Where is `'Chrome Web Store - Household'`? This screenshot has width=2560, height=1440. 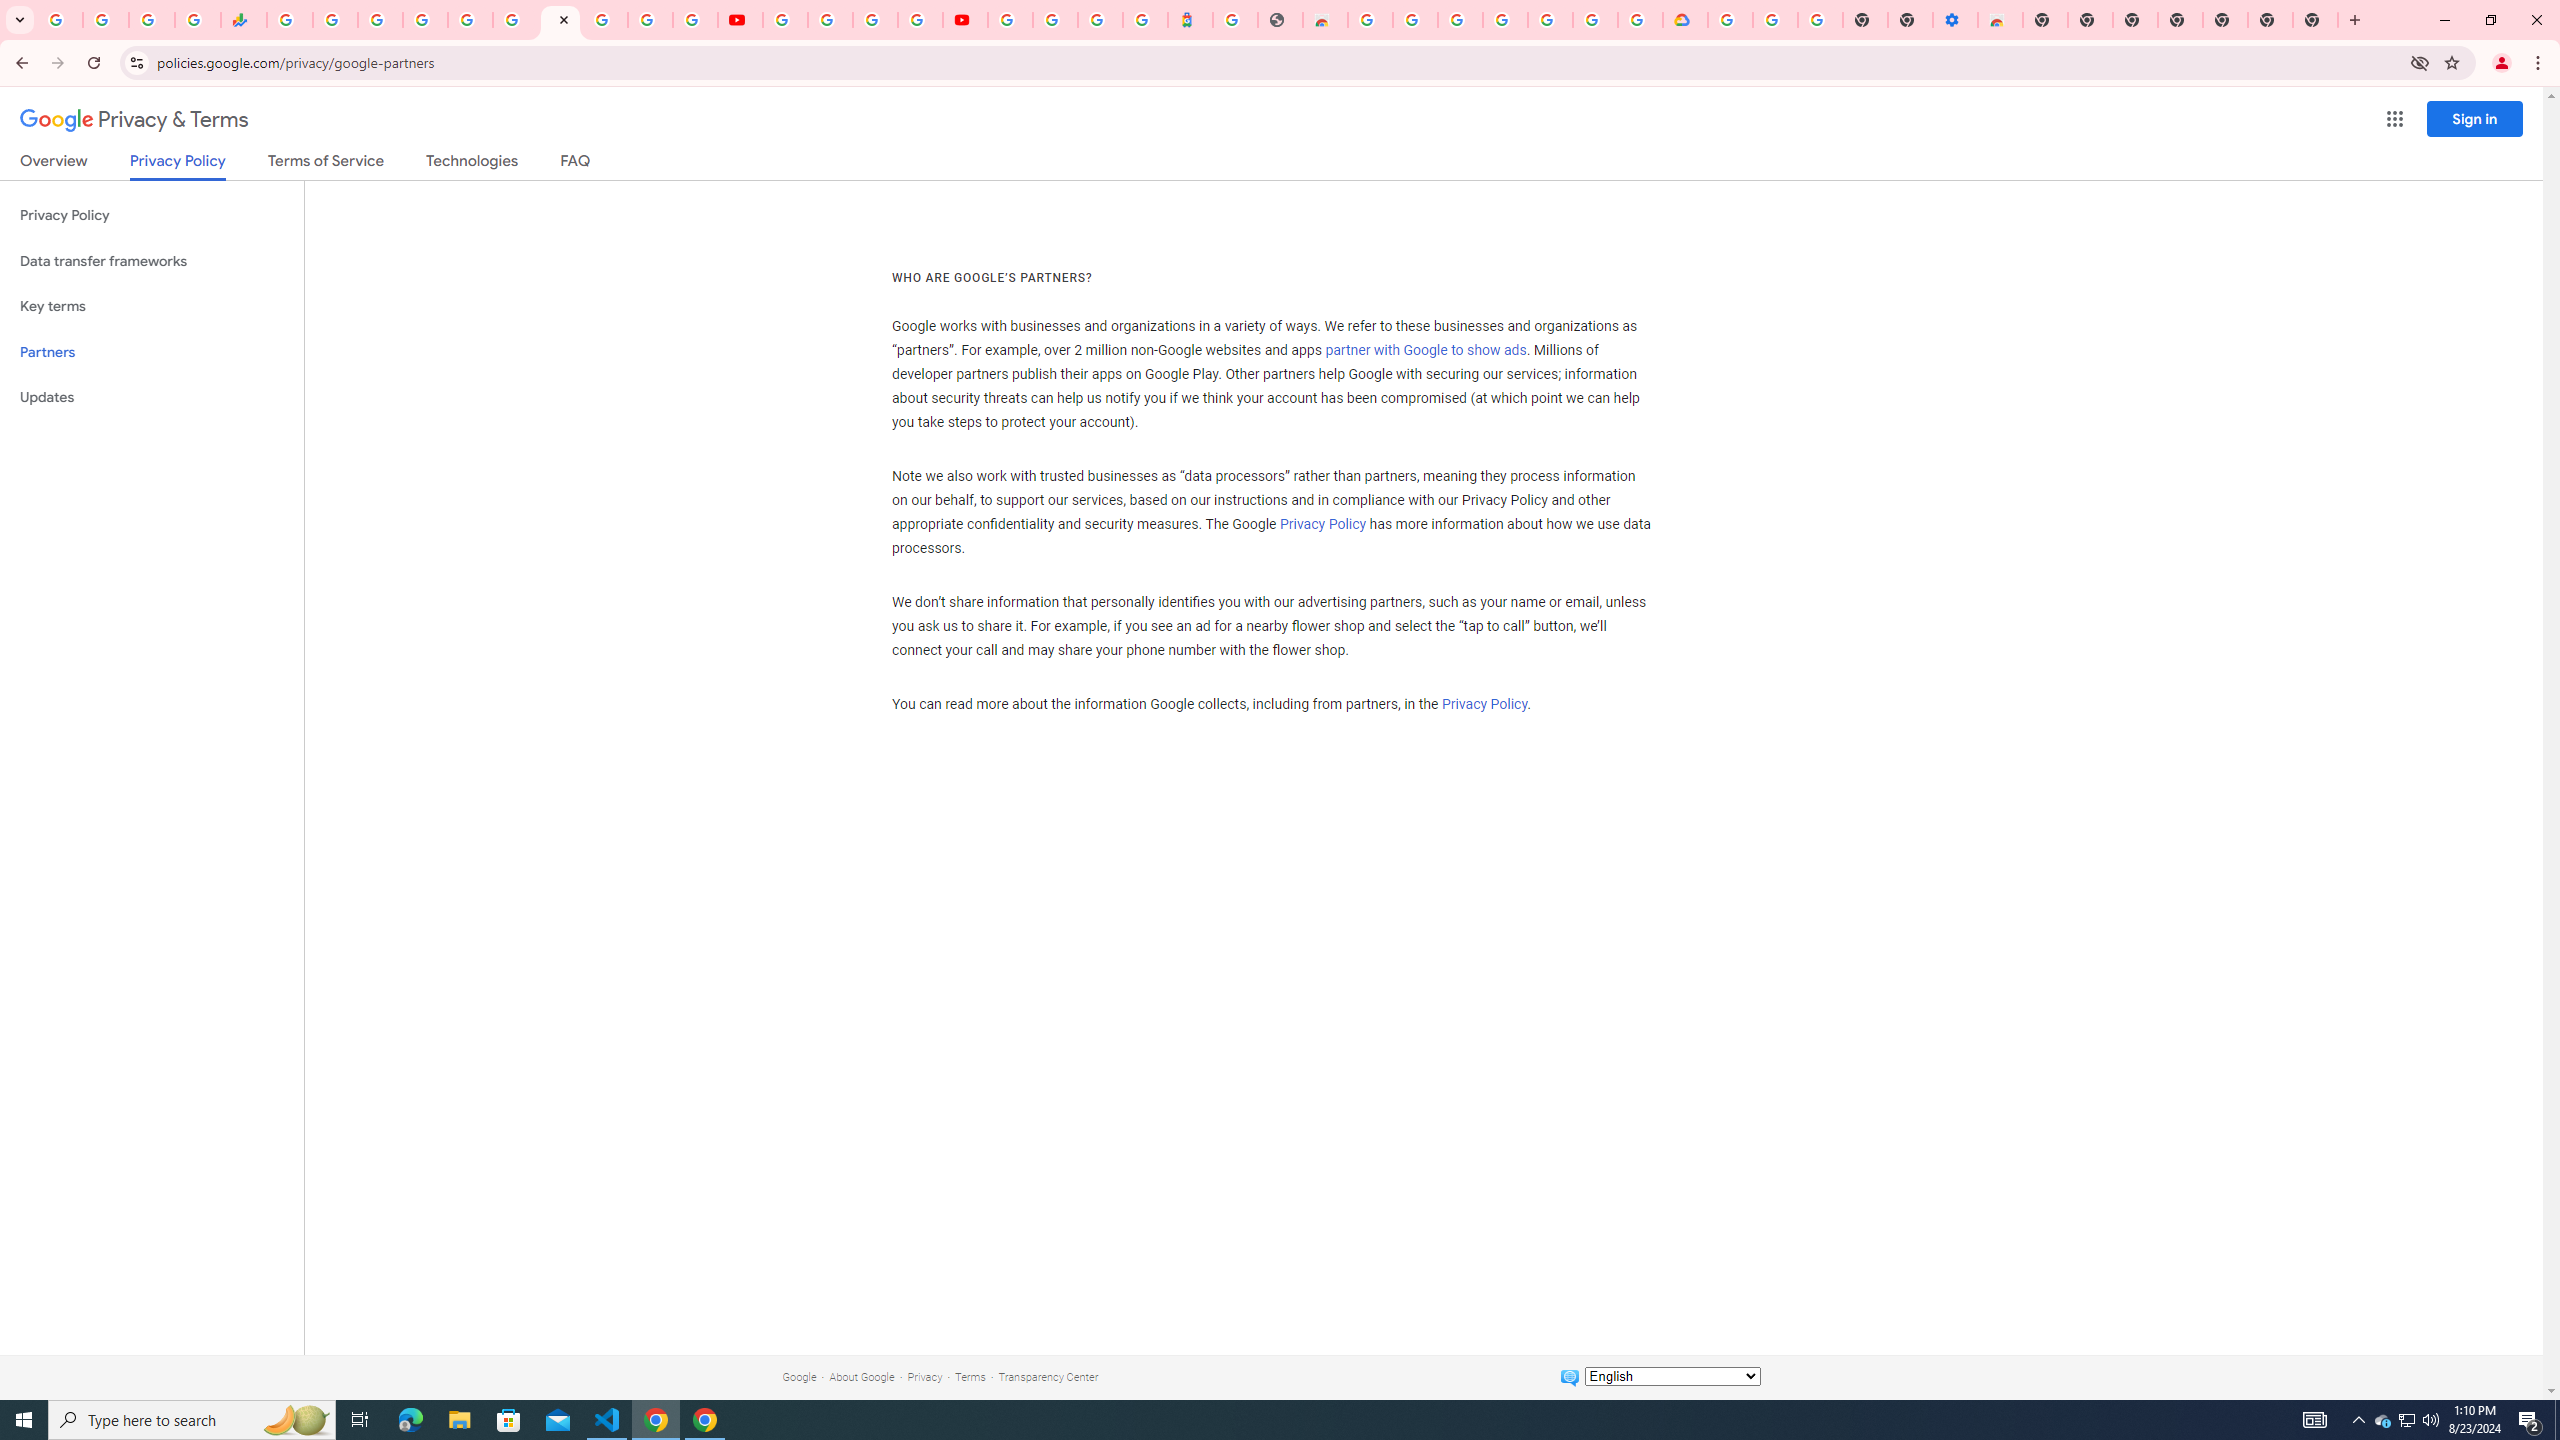 'Chrome Web Store - Household' is located at coordinates (1324, 19).